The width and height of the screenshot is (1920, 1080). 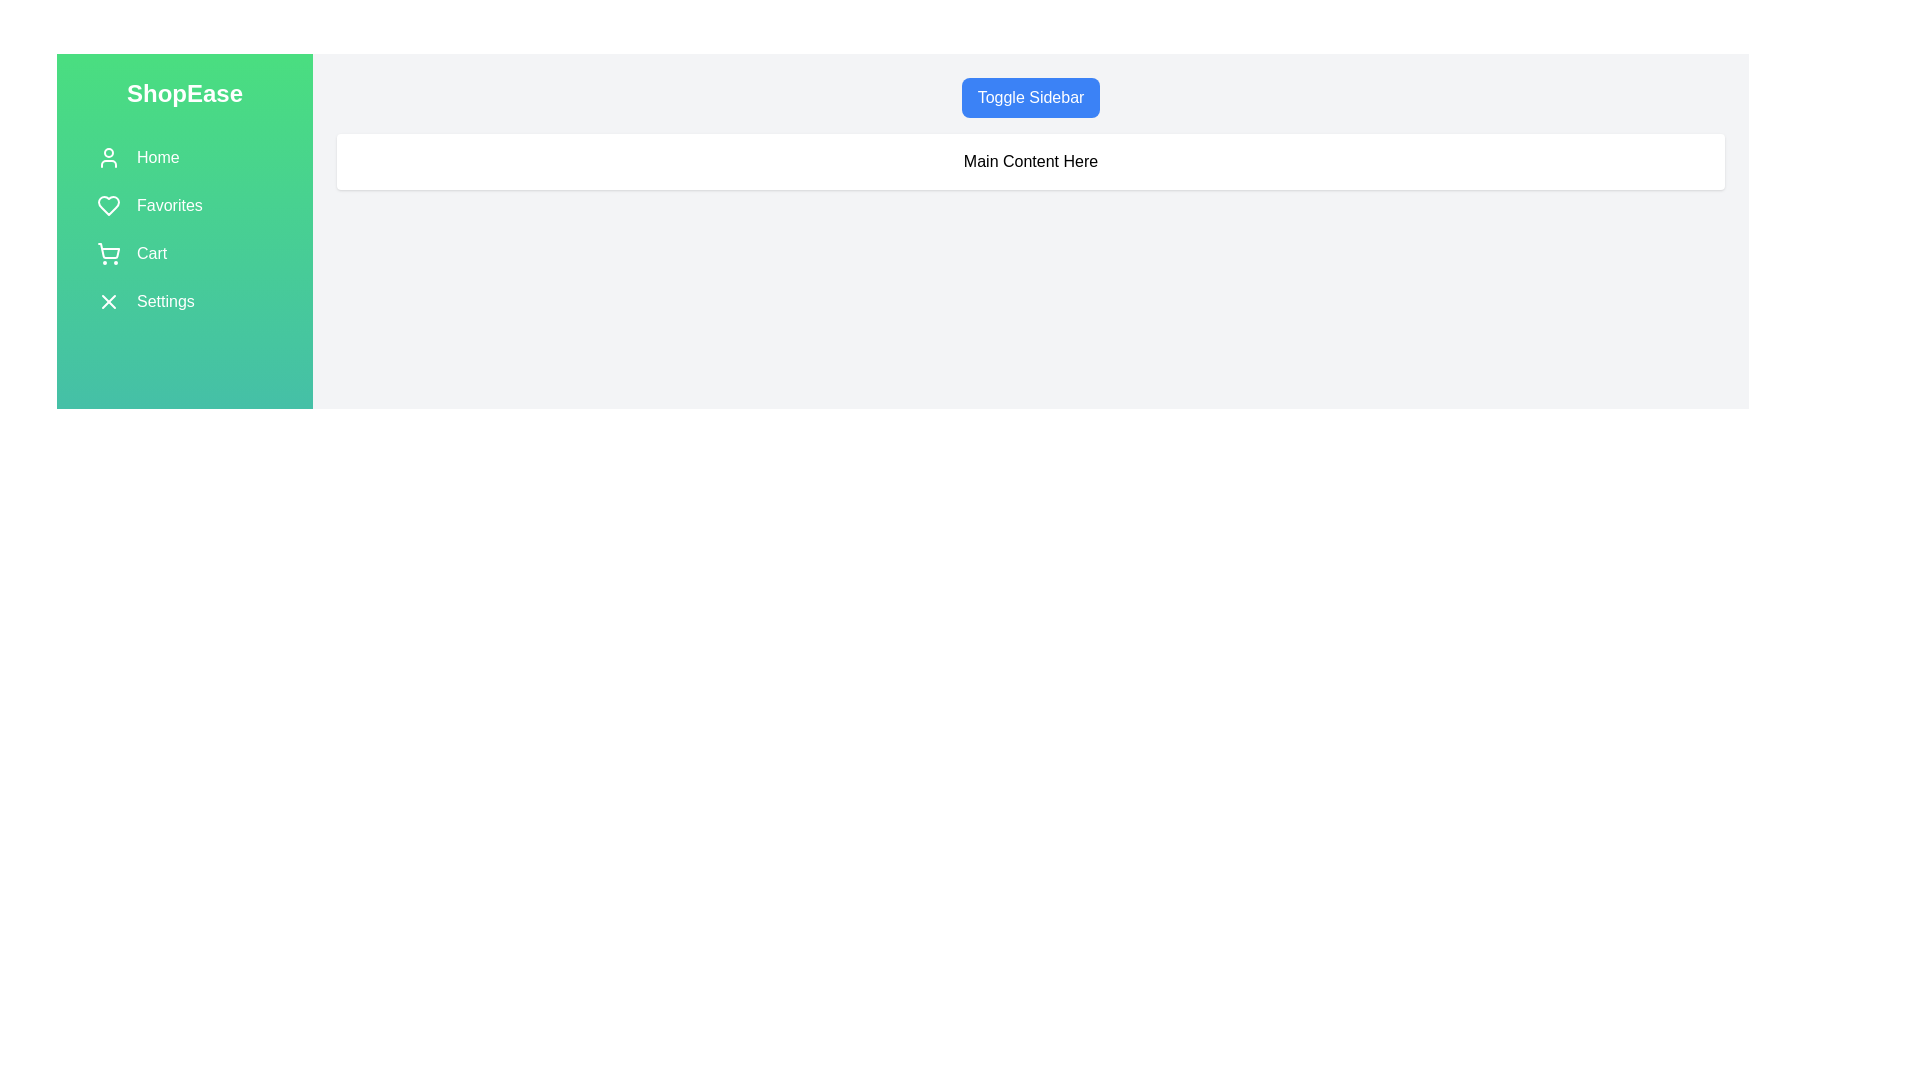 I want to click on the 'Cart' menu item in the sidebar, so click(x=185, y=253).